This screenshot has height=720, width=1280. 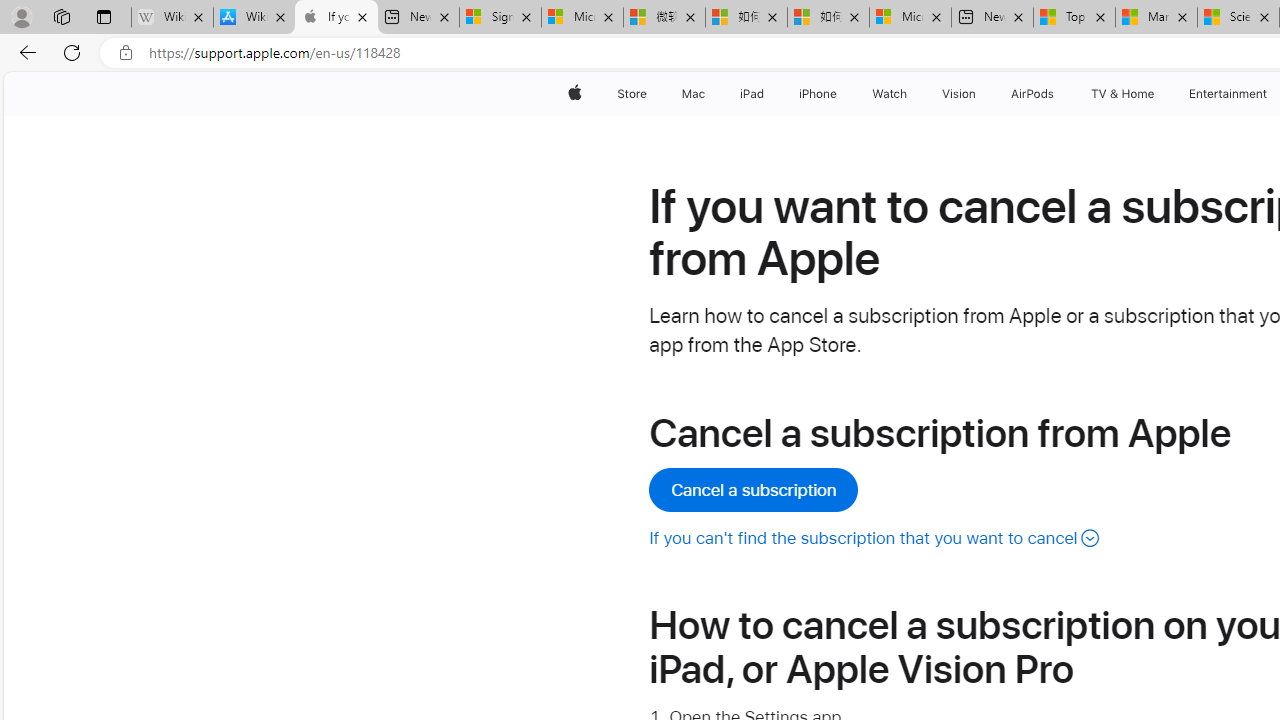 What do you see at coordinates (818, 93) in the screenshot?
I see `'iPhone'` at bounding box center [818, 93].